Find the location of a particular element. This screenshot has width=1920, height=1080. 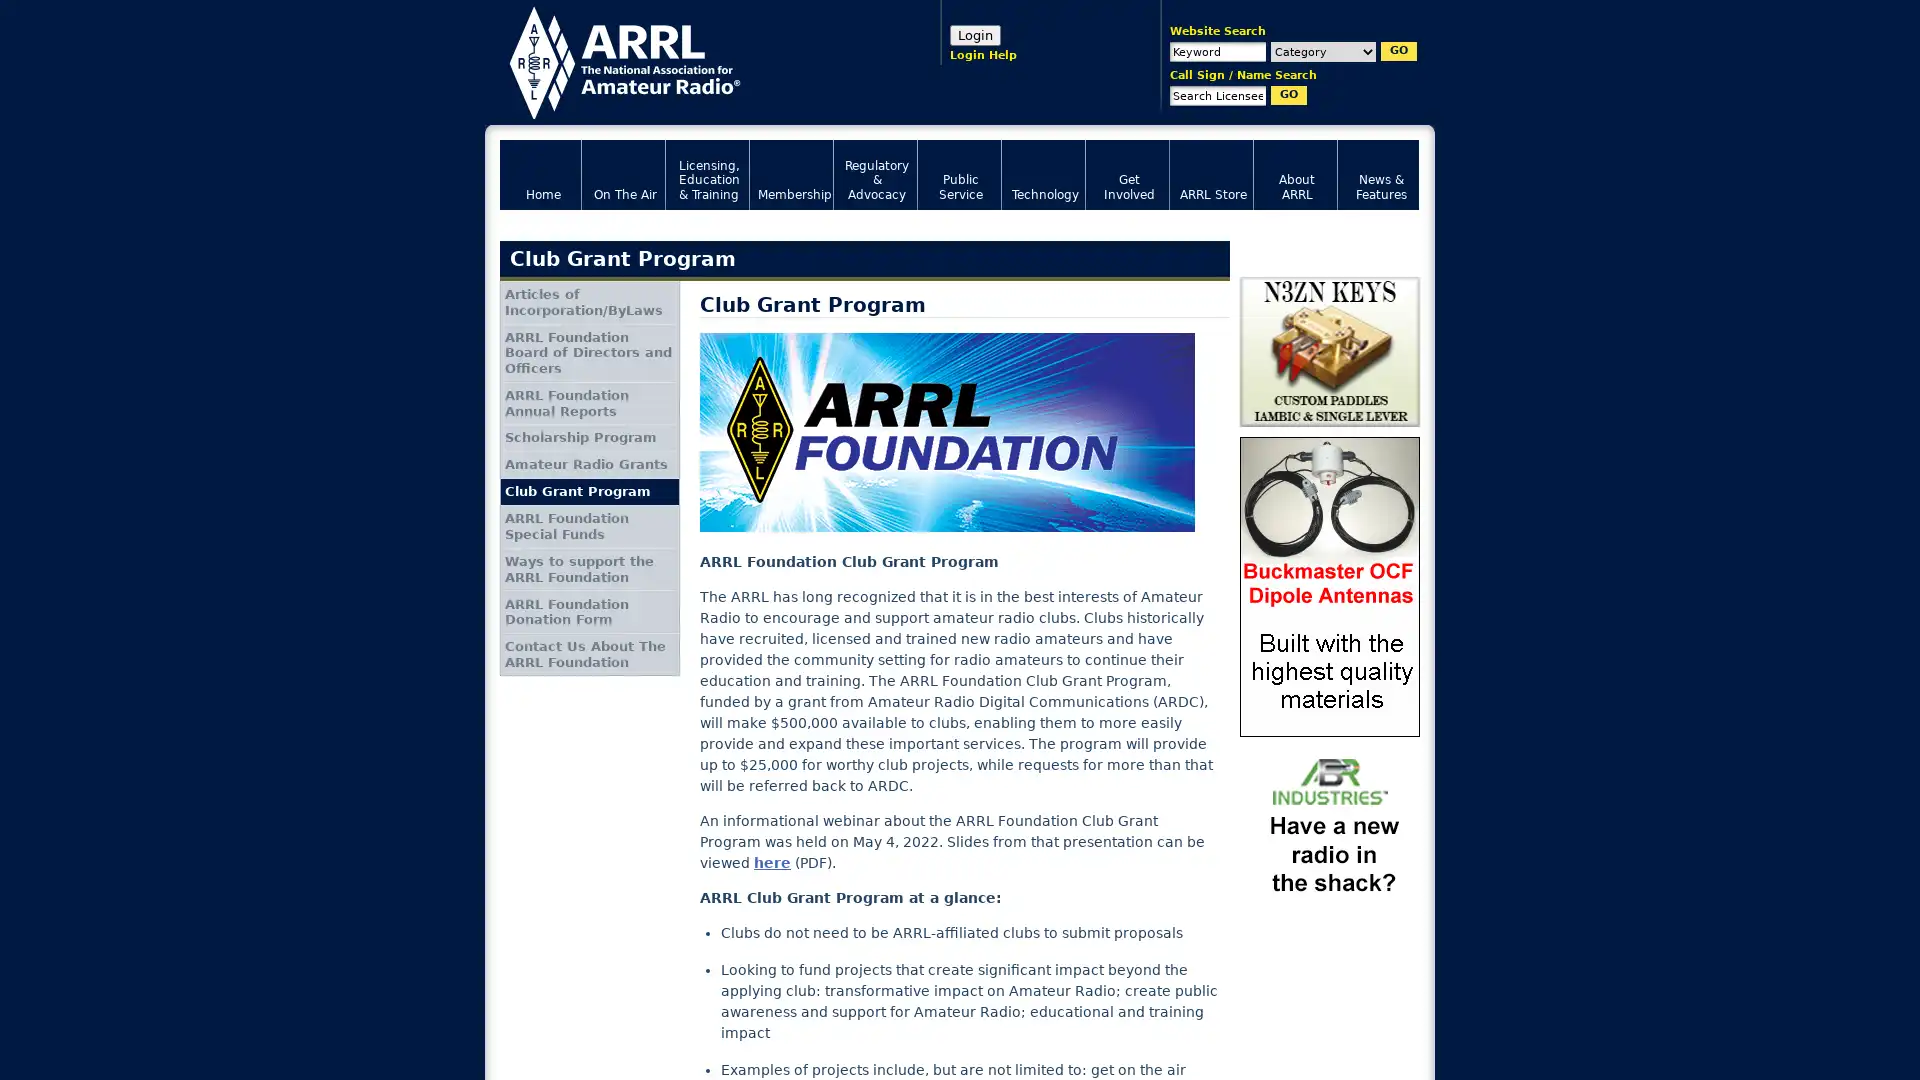

GO is located at coordinates (1397, 50).